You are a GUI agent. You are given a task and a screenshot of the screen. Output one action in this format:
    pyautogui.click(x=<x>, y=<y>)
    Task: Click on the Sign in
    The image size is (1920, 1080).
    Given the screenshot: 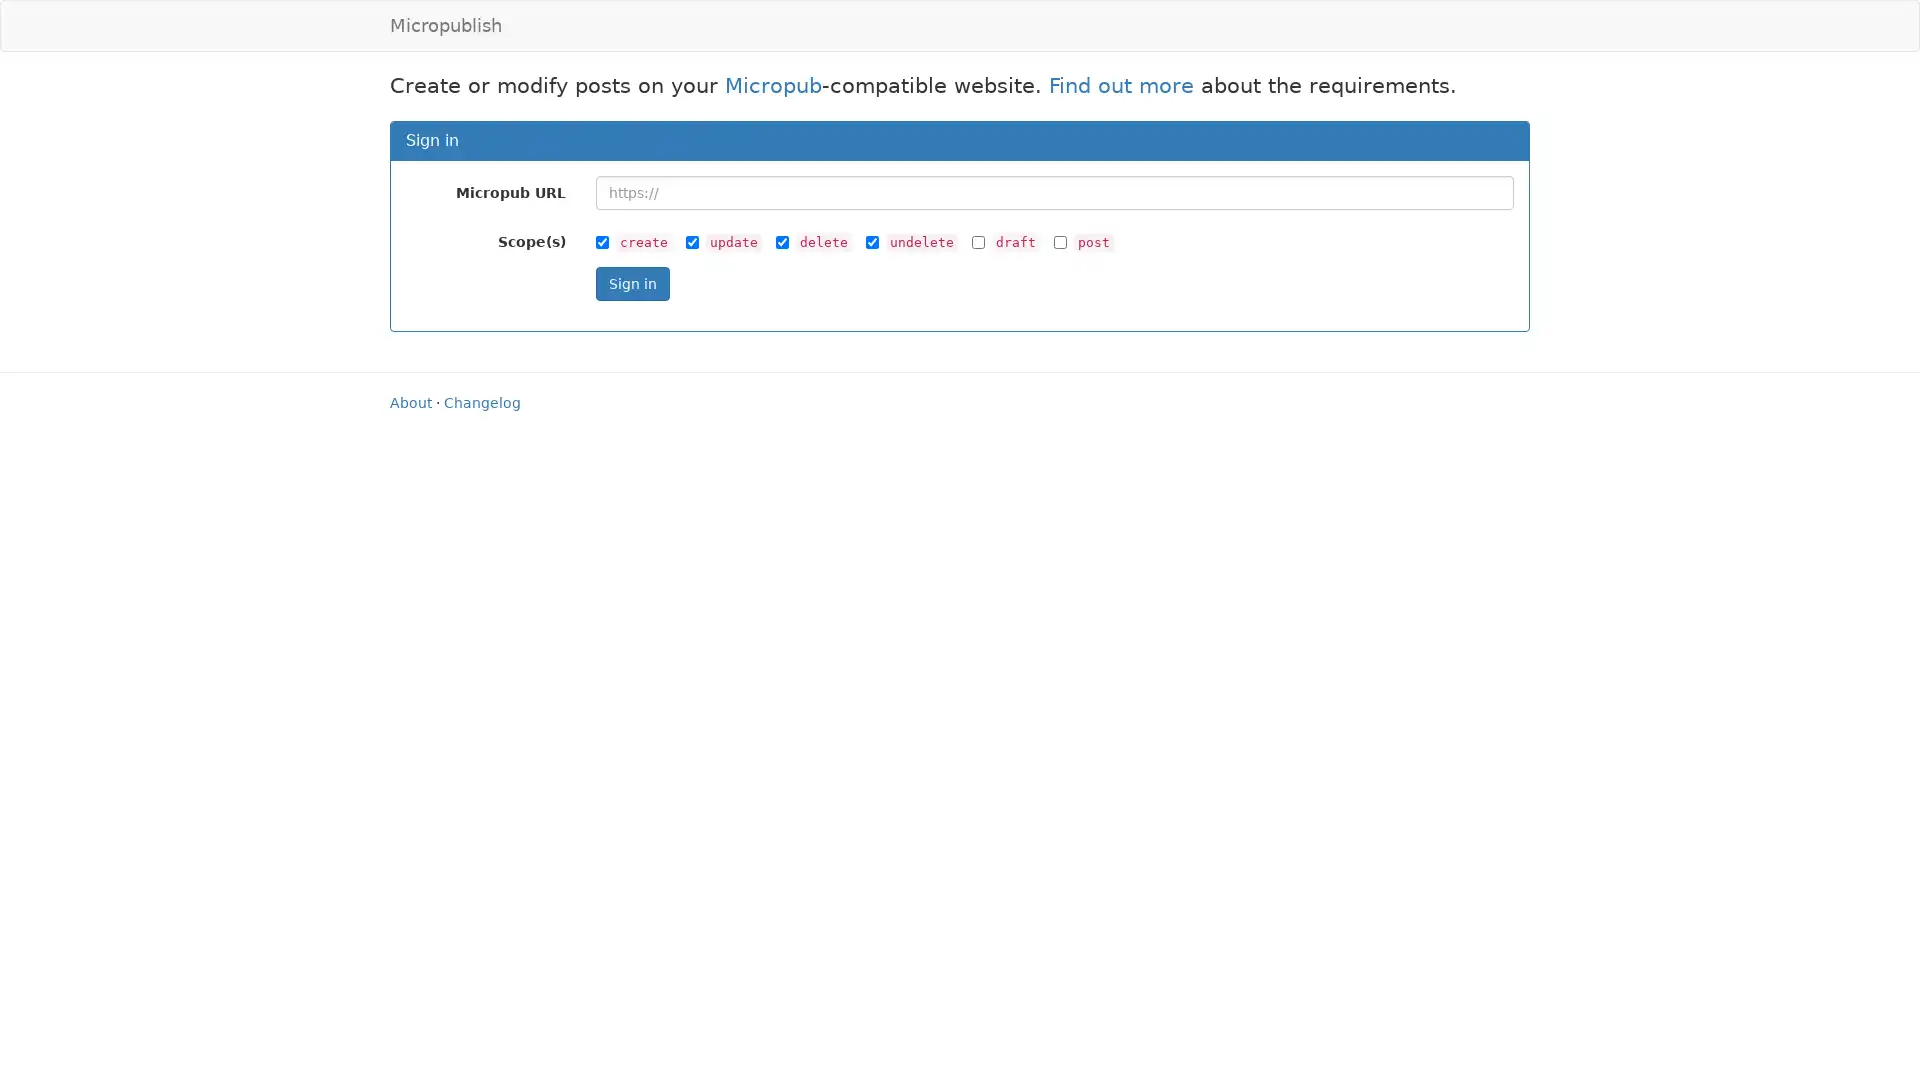 What is the action you would take?
    pyautogui.click(x=631, y=282)
    